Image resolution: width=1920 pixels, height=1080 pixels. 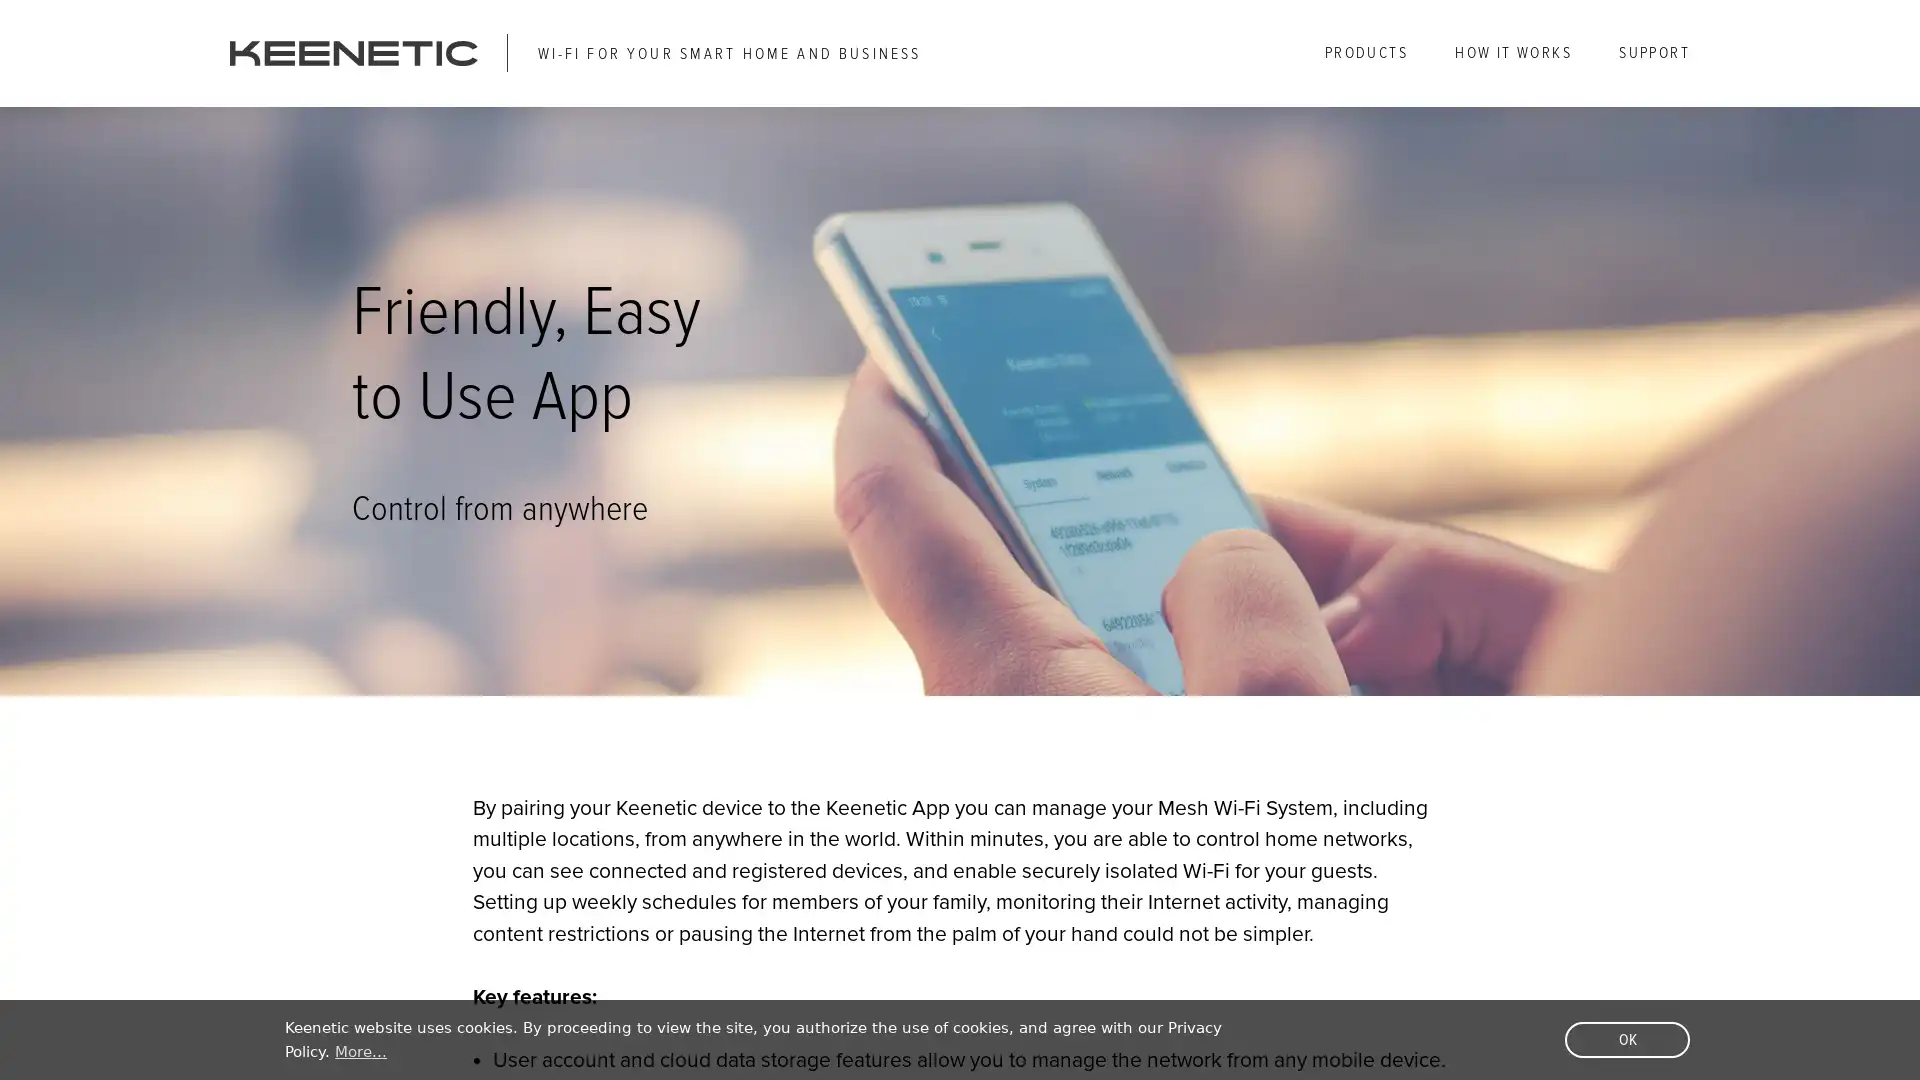 What do you see at coordinates (360, 1051) in the screenshot?
I see `learn more about cookies` at bounding box center [360, 1051].